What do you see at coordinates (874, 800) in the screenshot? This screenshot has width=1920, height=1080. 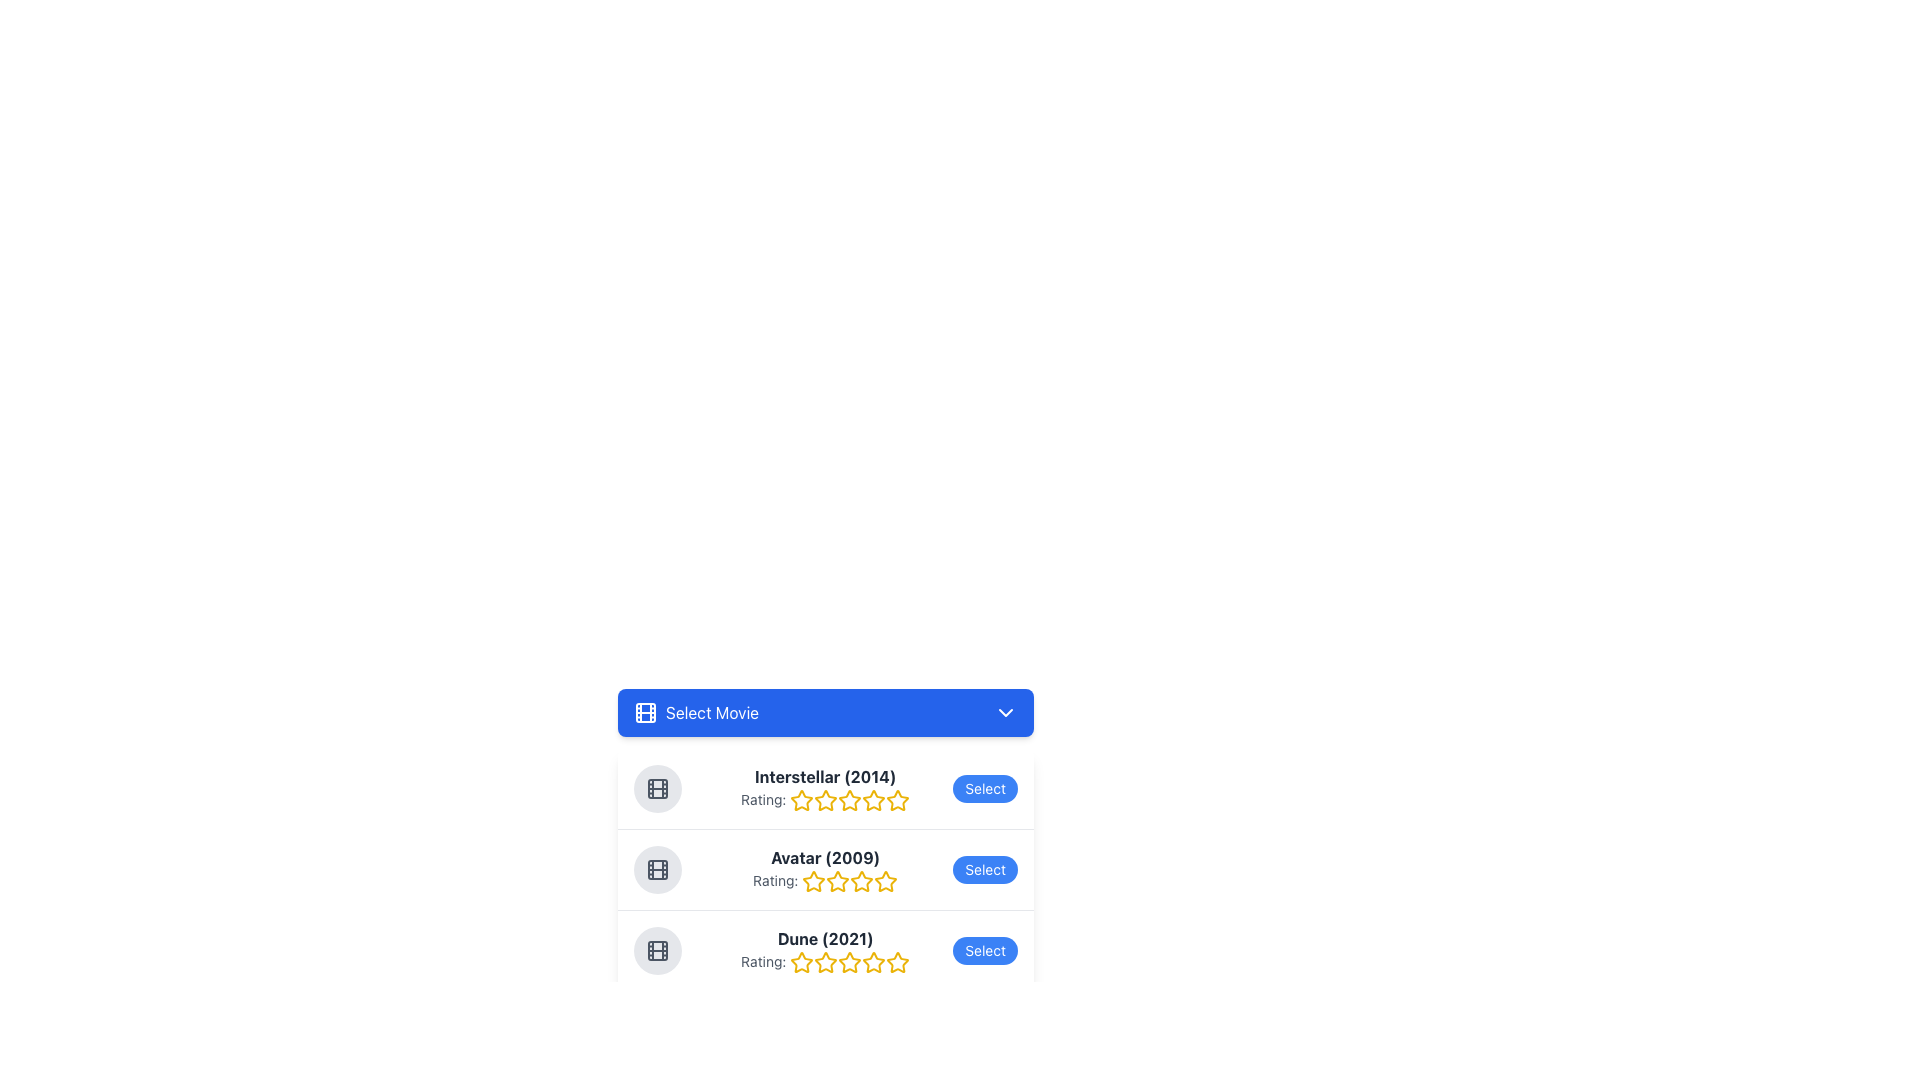 I see `the fourth star icon representing the rating for the movie 'Interstellar (2014)'` at bounding box center [874, 800].